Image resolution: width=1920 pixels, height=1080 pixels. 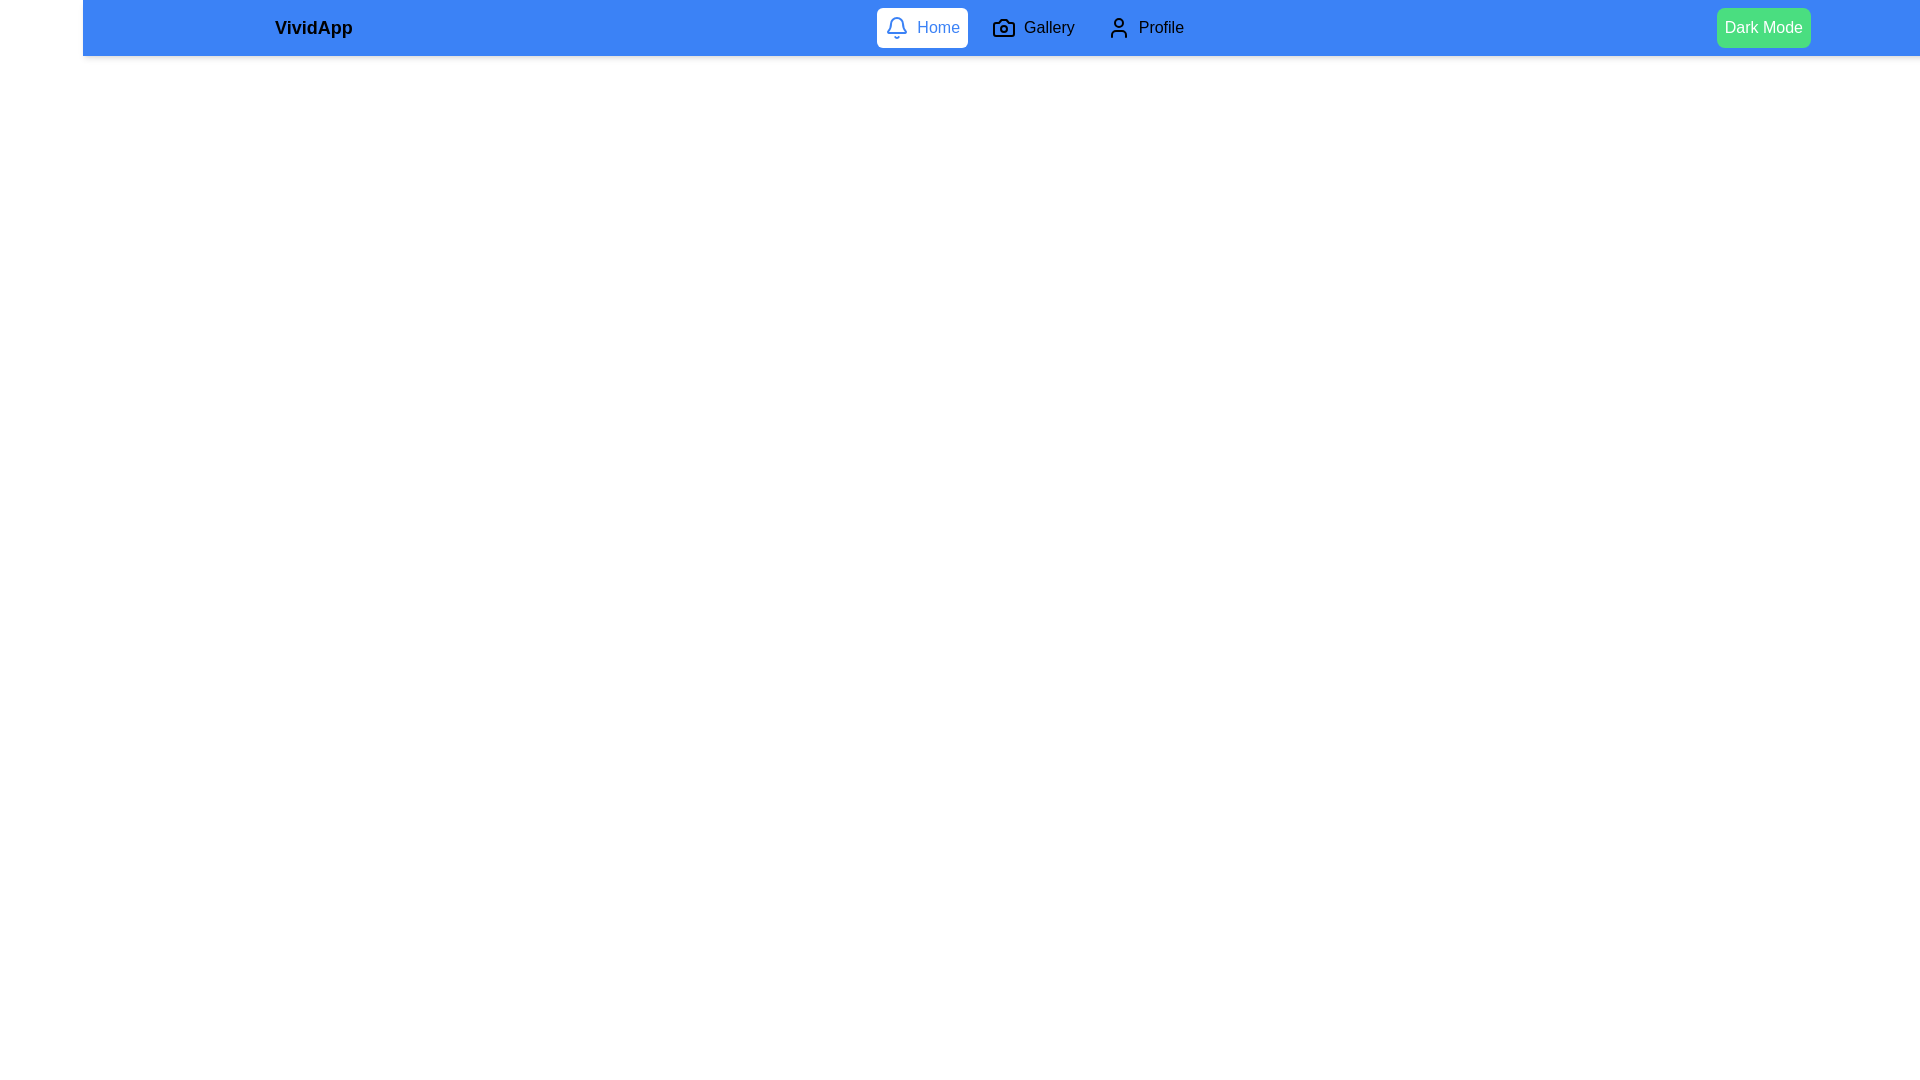 I want to click on the 'Dark Mode' button to toggle between light and dark modes, so click(x=1763, y=27).